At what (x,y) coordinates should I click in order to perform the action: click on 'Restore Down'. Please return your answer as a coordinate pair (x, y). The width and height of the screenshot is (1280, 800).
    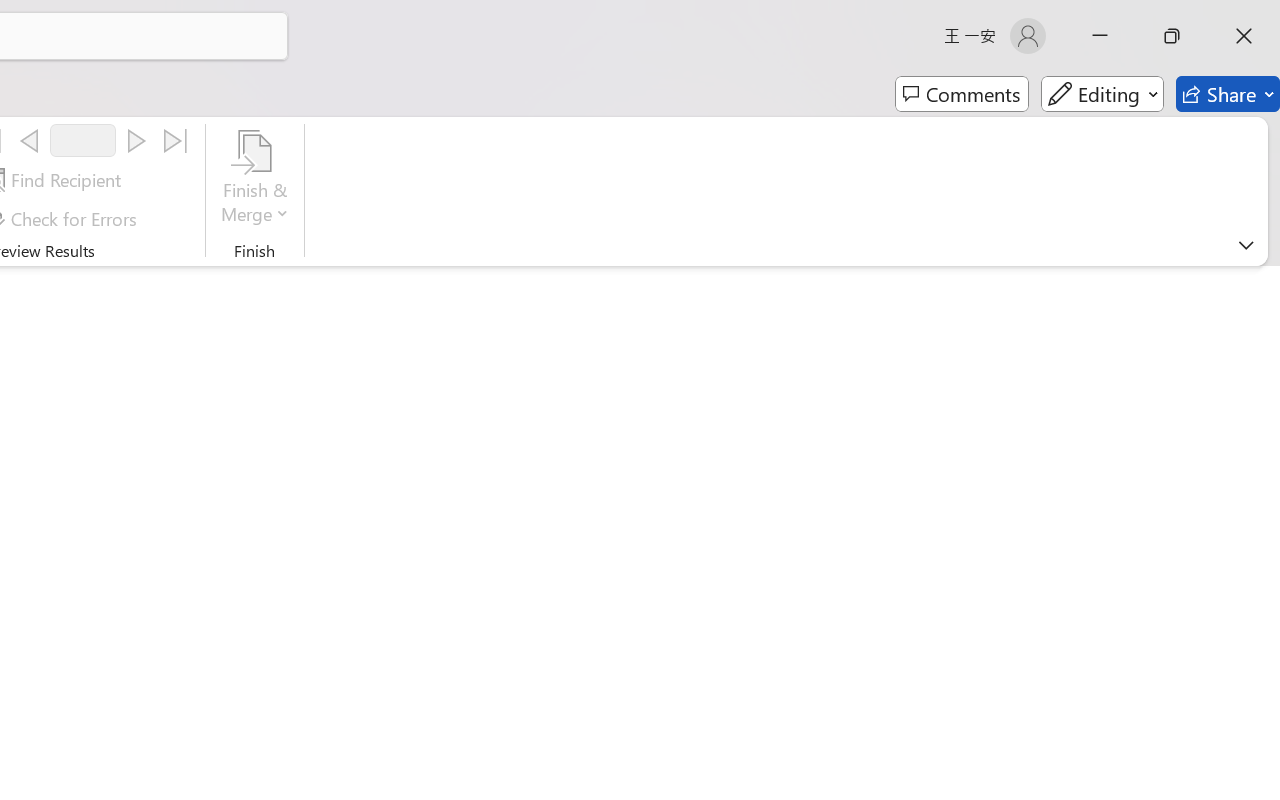
    Looking at the image, I should click on (1172, 35).